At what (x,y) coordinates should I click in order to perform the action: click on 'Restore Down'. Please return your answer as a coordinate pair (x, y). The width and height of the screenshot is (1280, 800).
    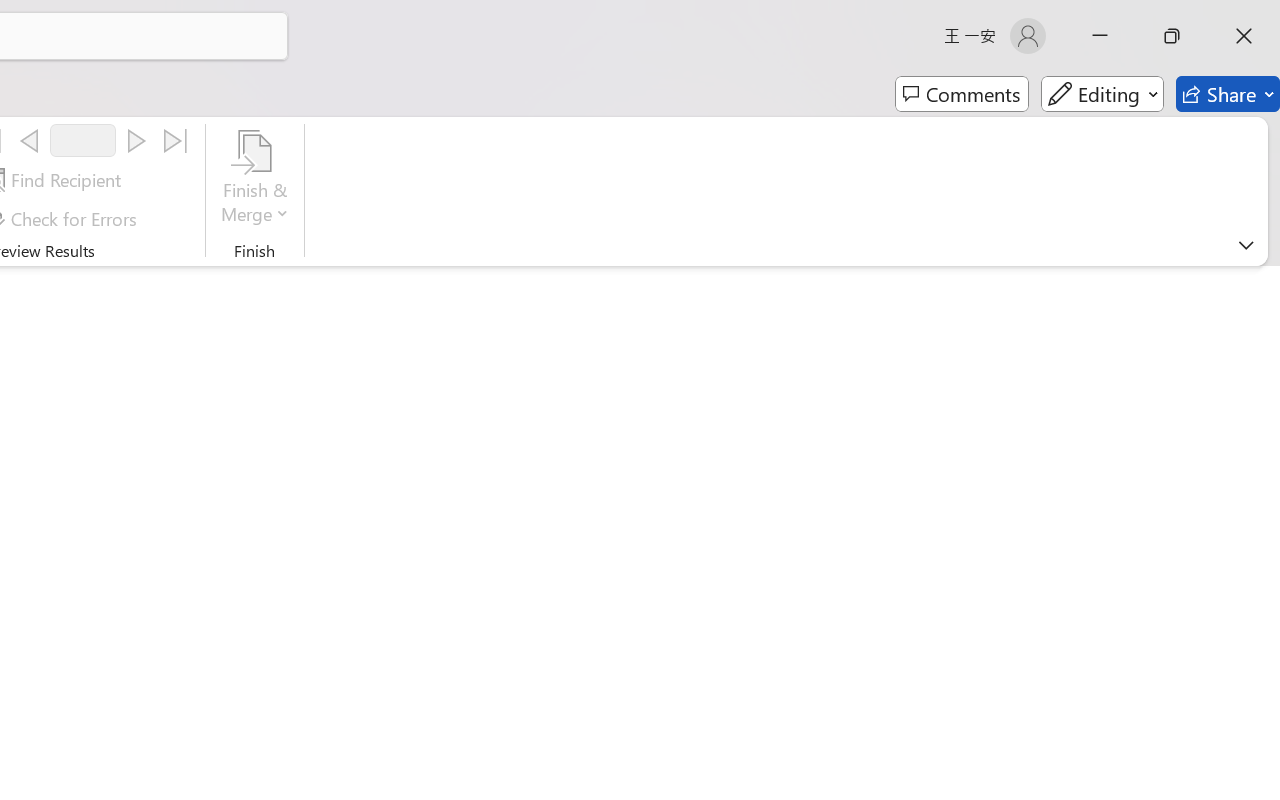
    Looking at the image, I should click on (1172, 35).